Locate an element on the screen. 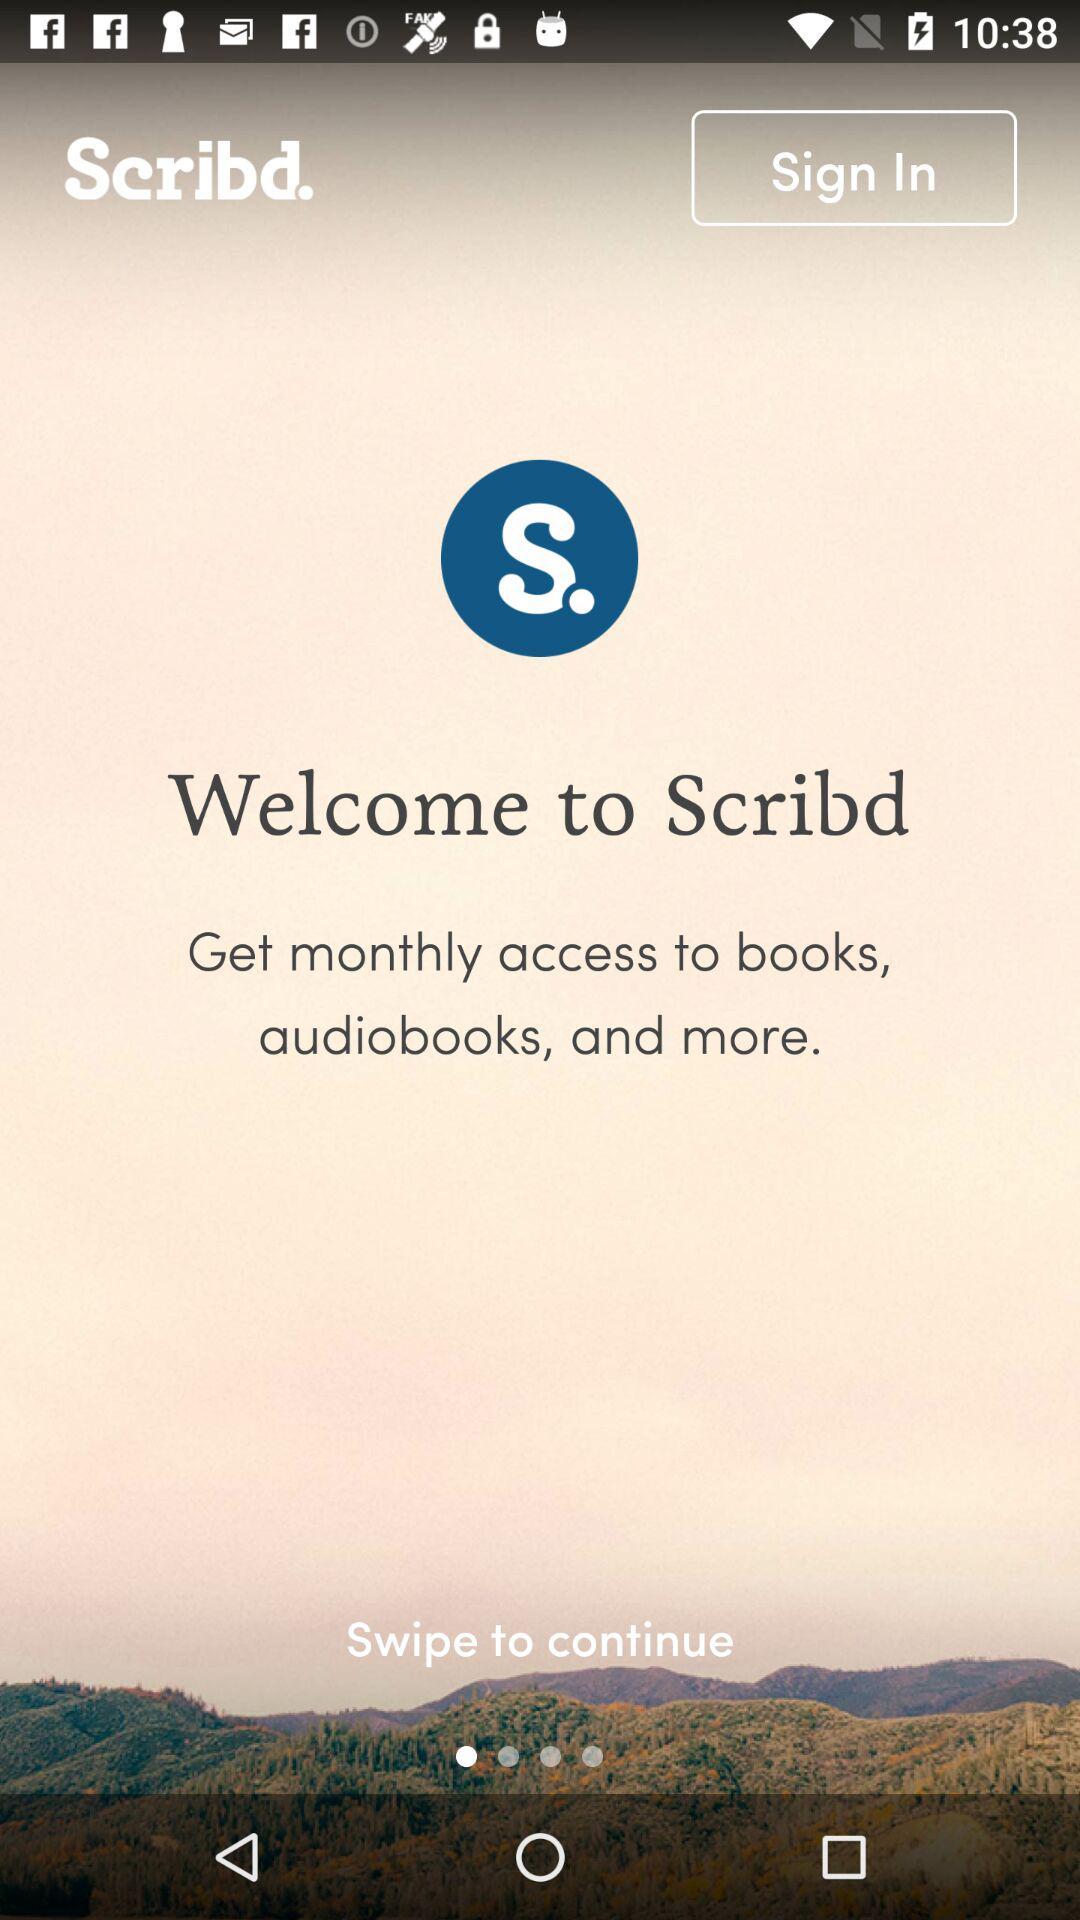 This screenshot has width=1080, height=1920. sign in icon is located at coordinates (854, 168).